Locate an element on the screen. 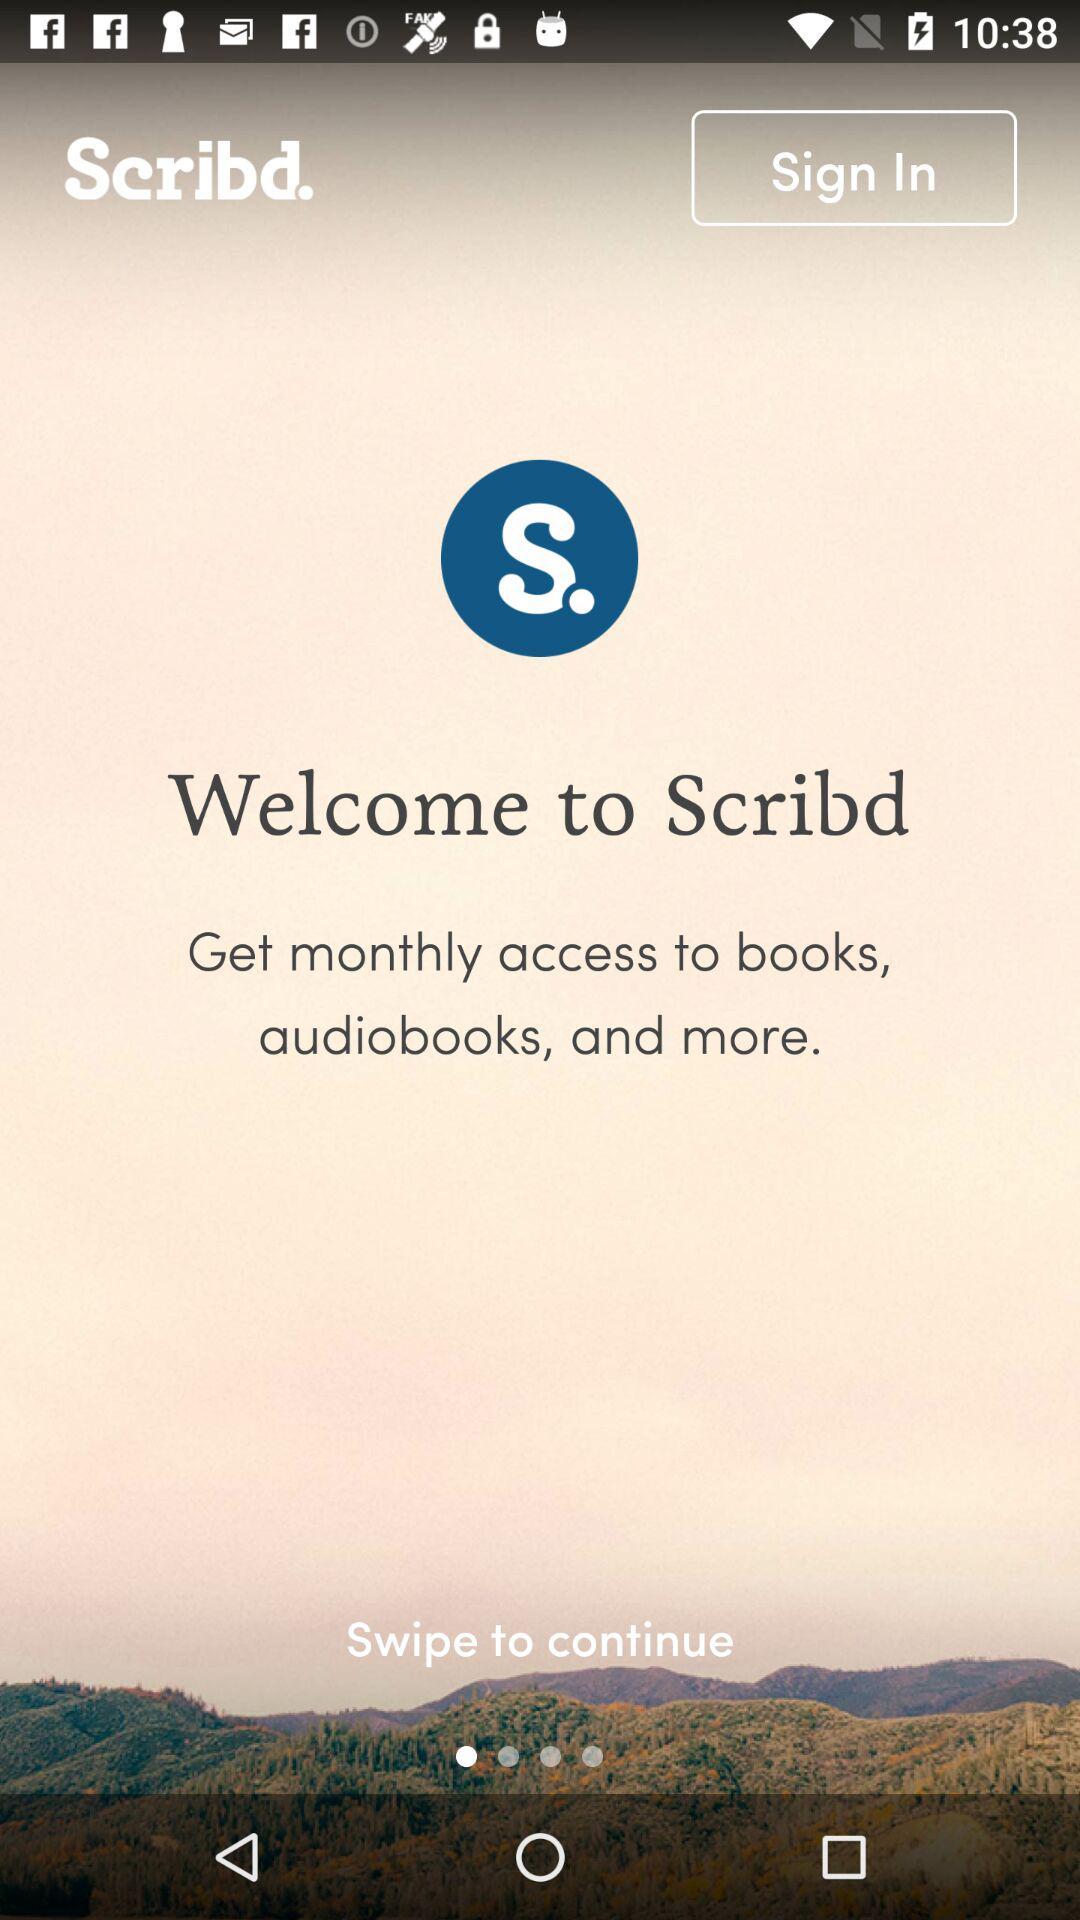 This screenshot has width=1080, height=1920. sign in icon is located at coordinates (854, 168).